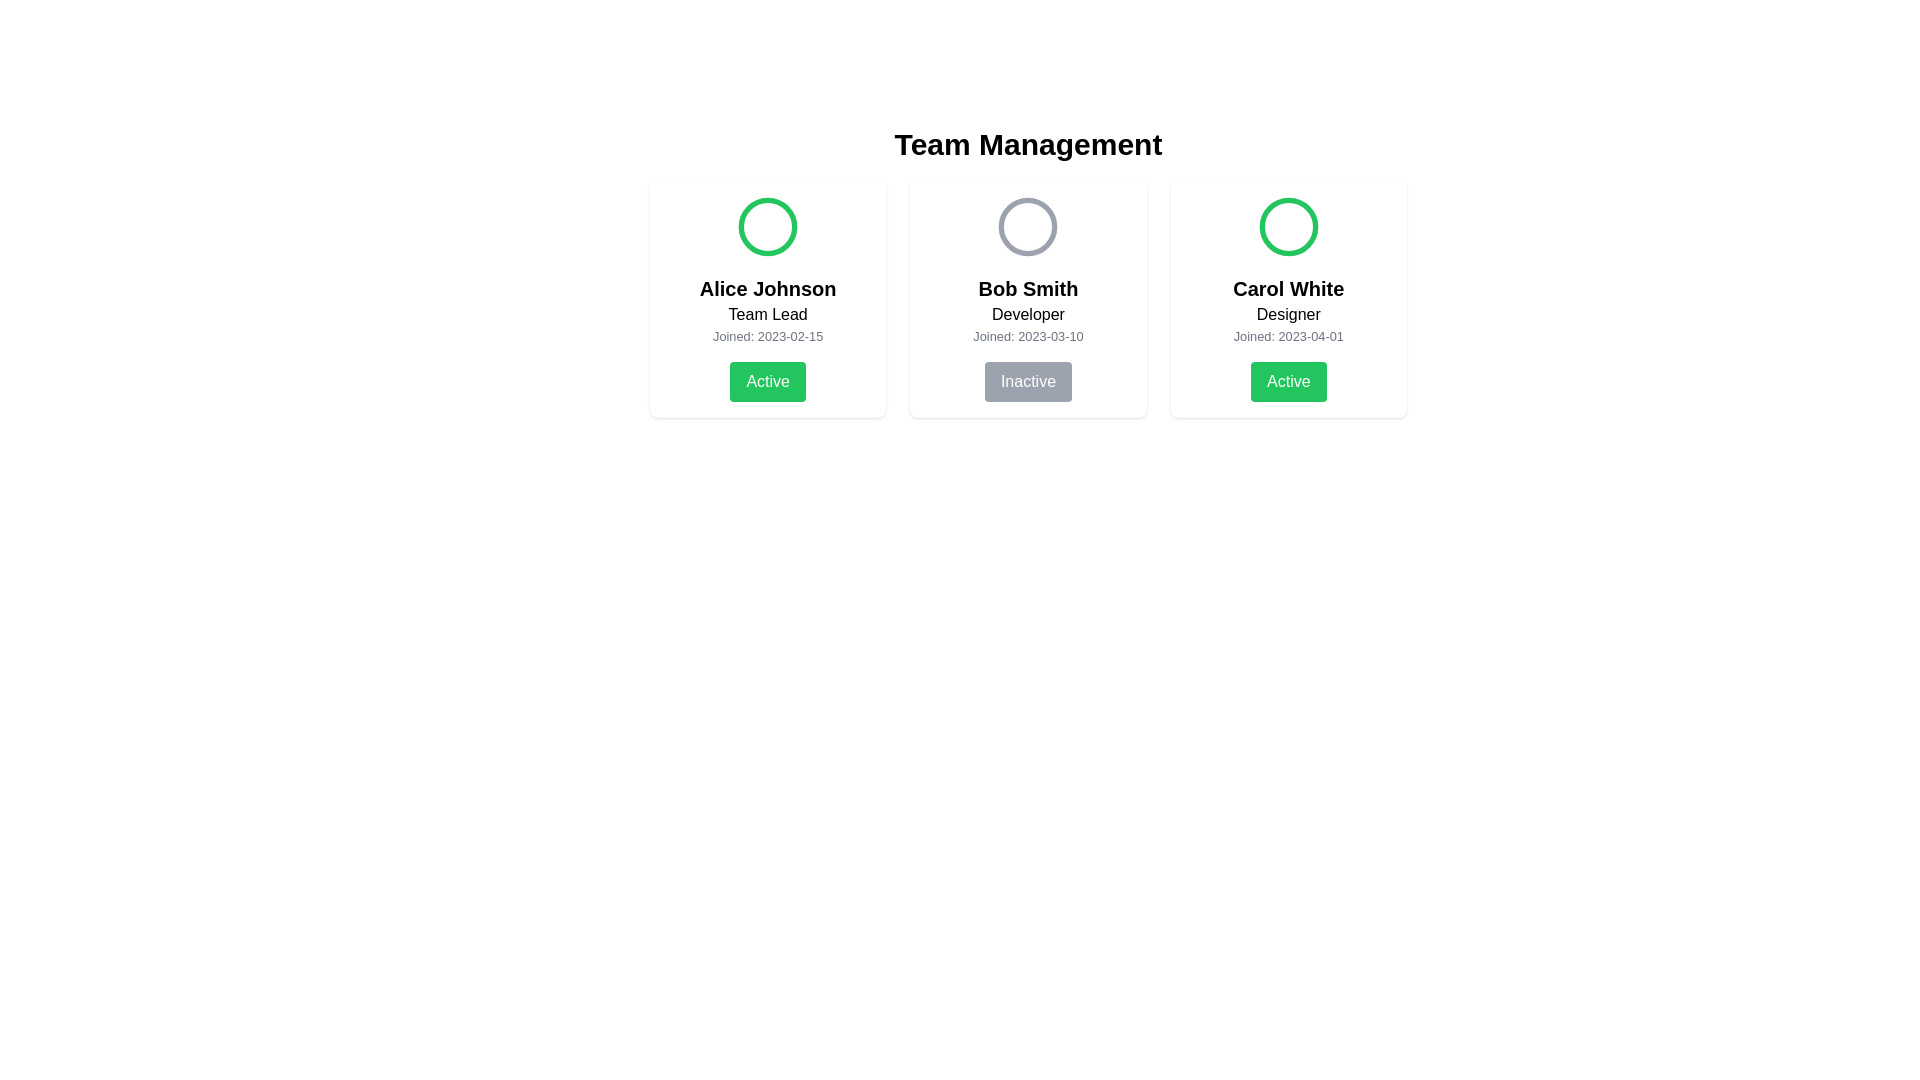  Describe the element at coordinates (767, 289) in the screenshot. I see `the text label displaying the name of a team member, which is located at the center of the first card in the 'Team Management' section, positioned between the green circle icon above and the 'Team Lead' label below` at that location.